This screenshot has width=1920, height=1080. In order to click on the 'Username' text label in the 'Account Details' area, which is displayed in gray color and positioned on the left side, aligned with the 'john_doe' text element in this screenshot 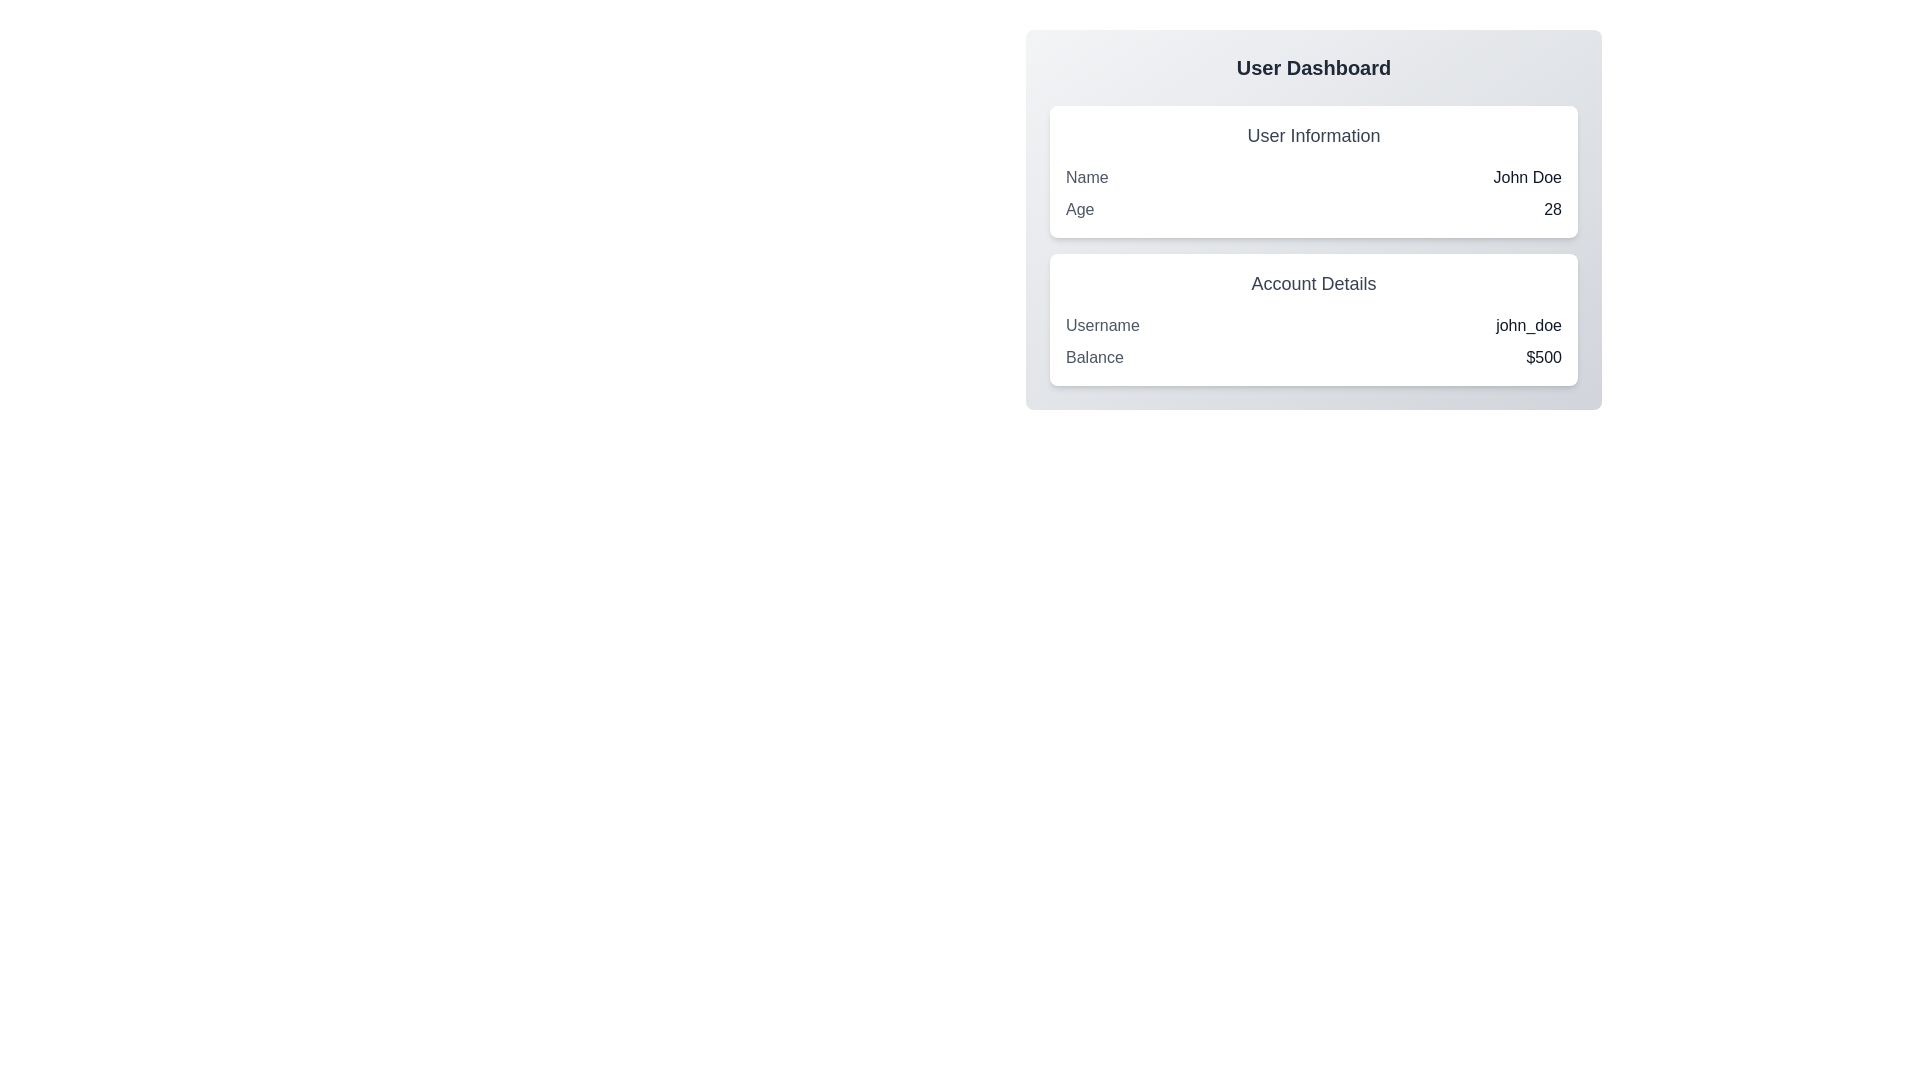, I will do `click(1101, 325)`.